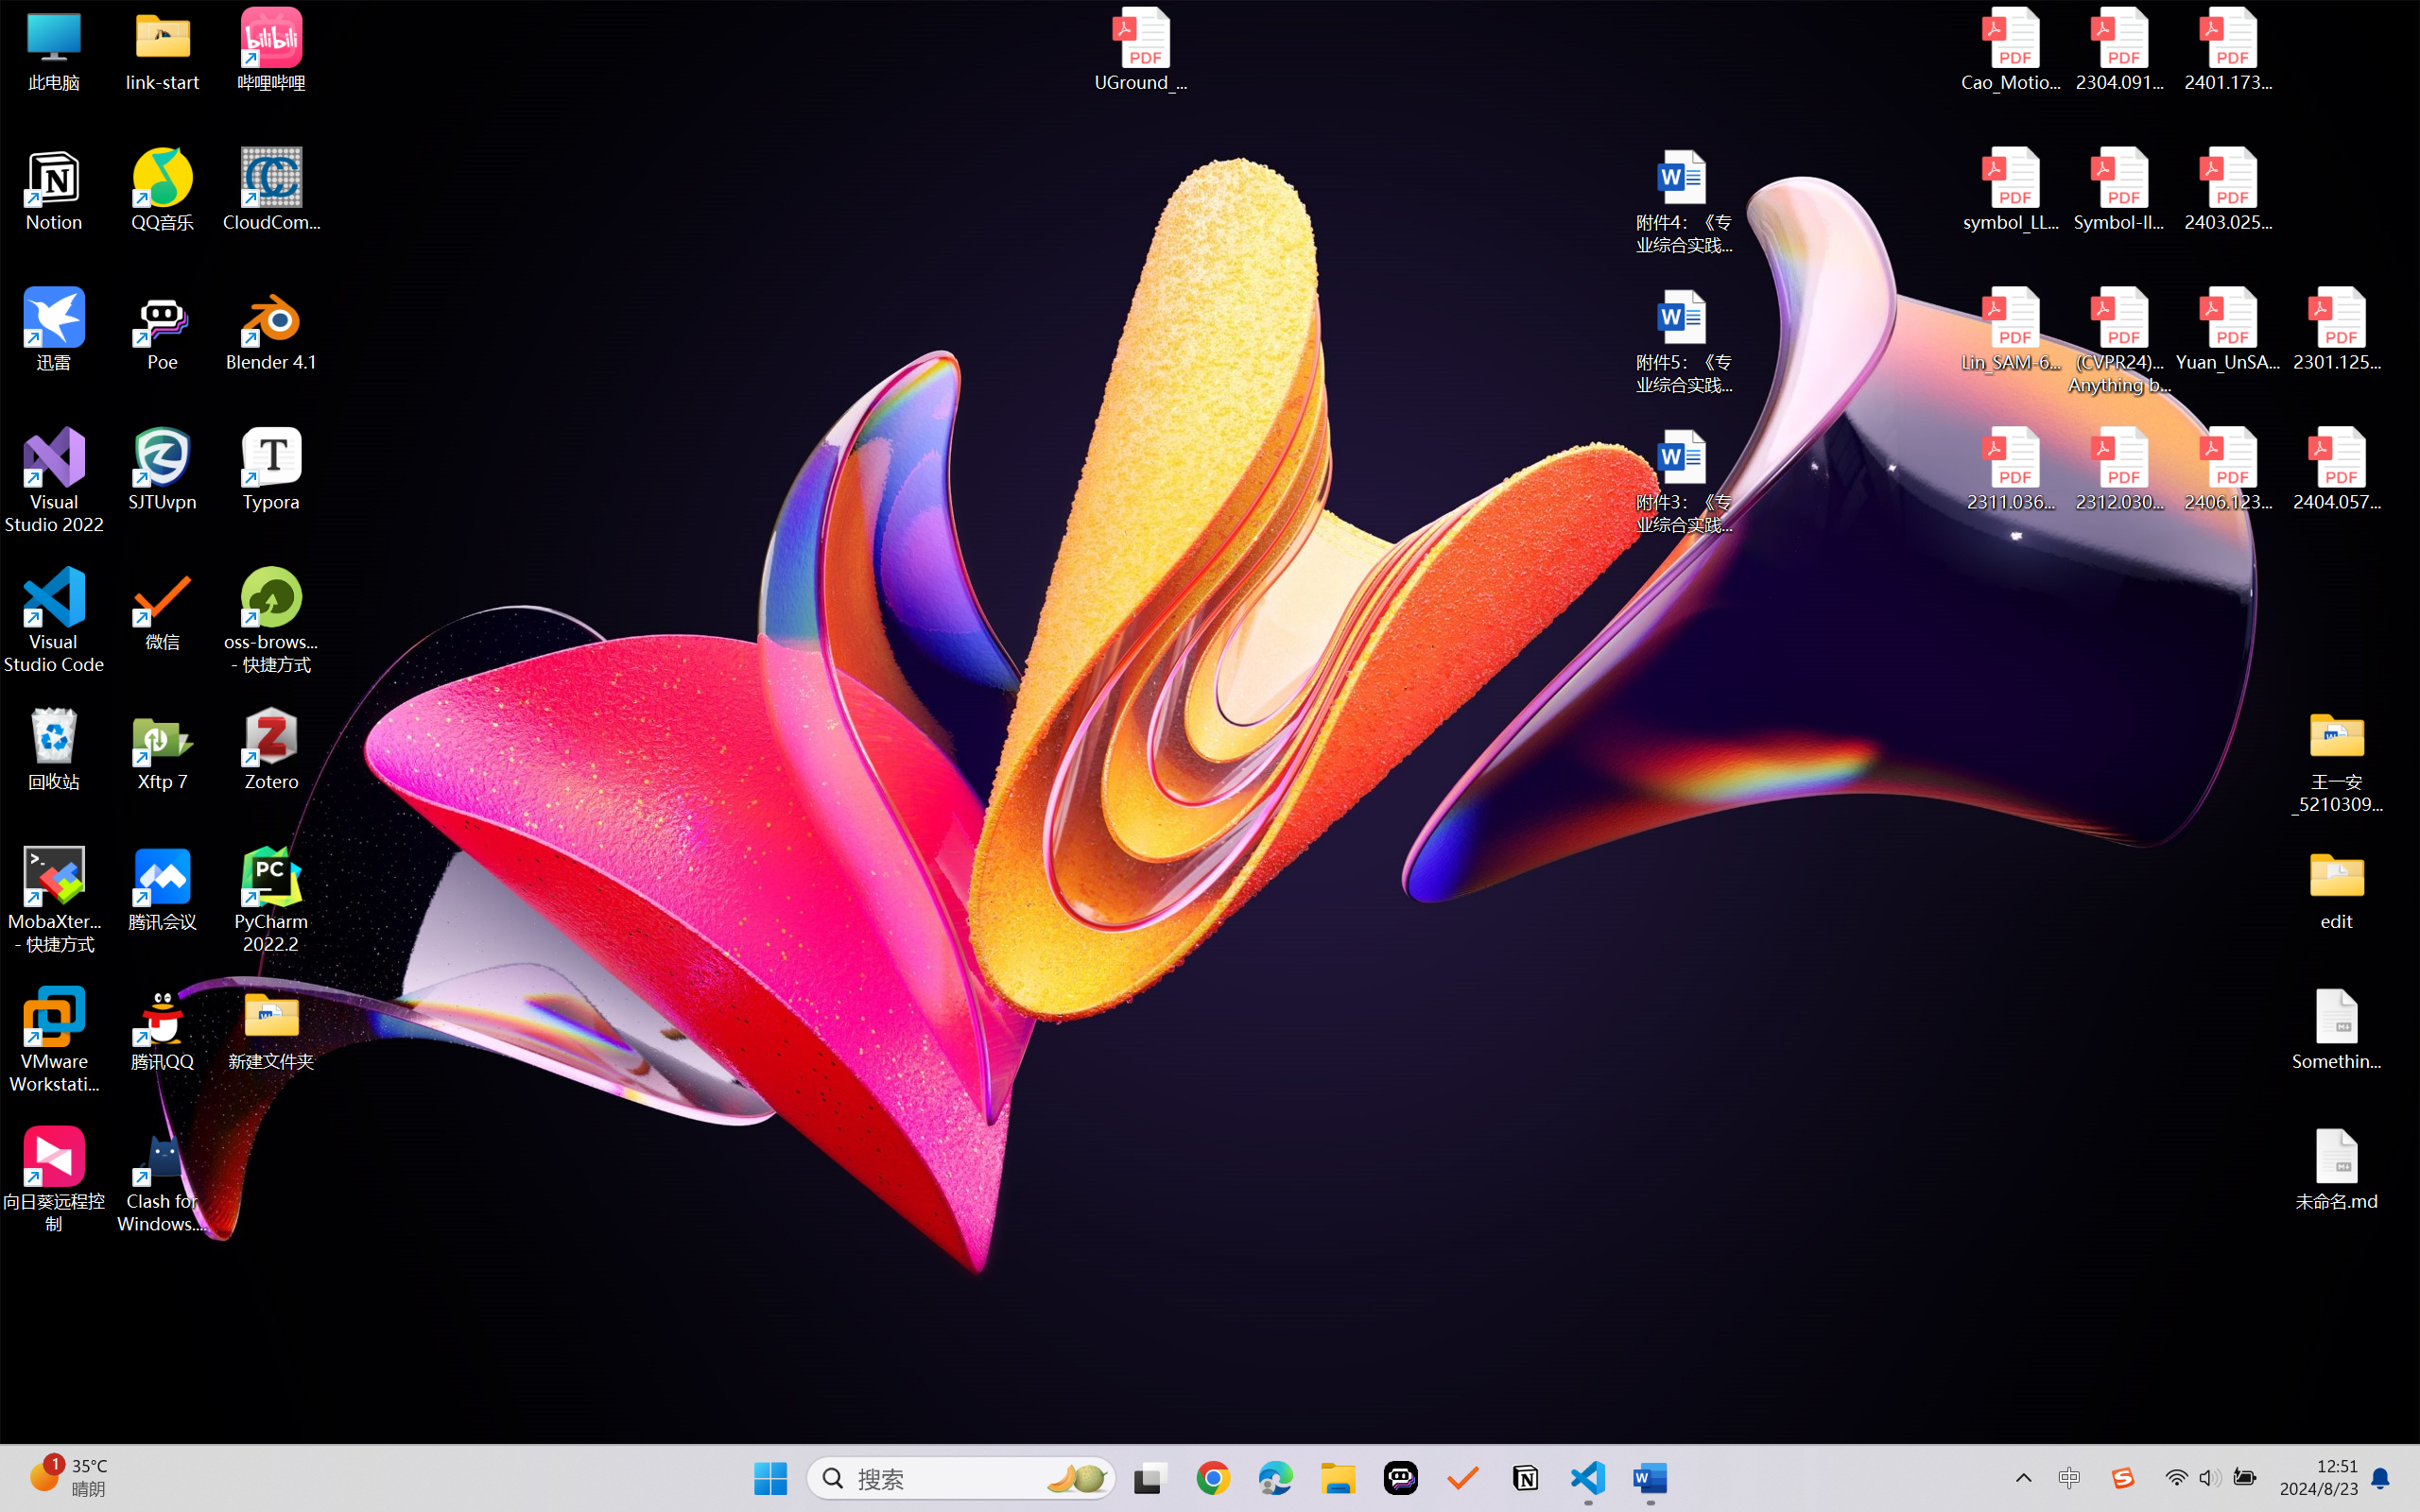 The width and height of the screenshot is (2420, 1512). What do you see at coordinates (2226, 469) in the screenshot?
I see `'2406.12373v2.pdf'` at bounding box center [2226, 469].